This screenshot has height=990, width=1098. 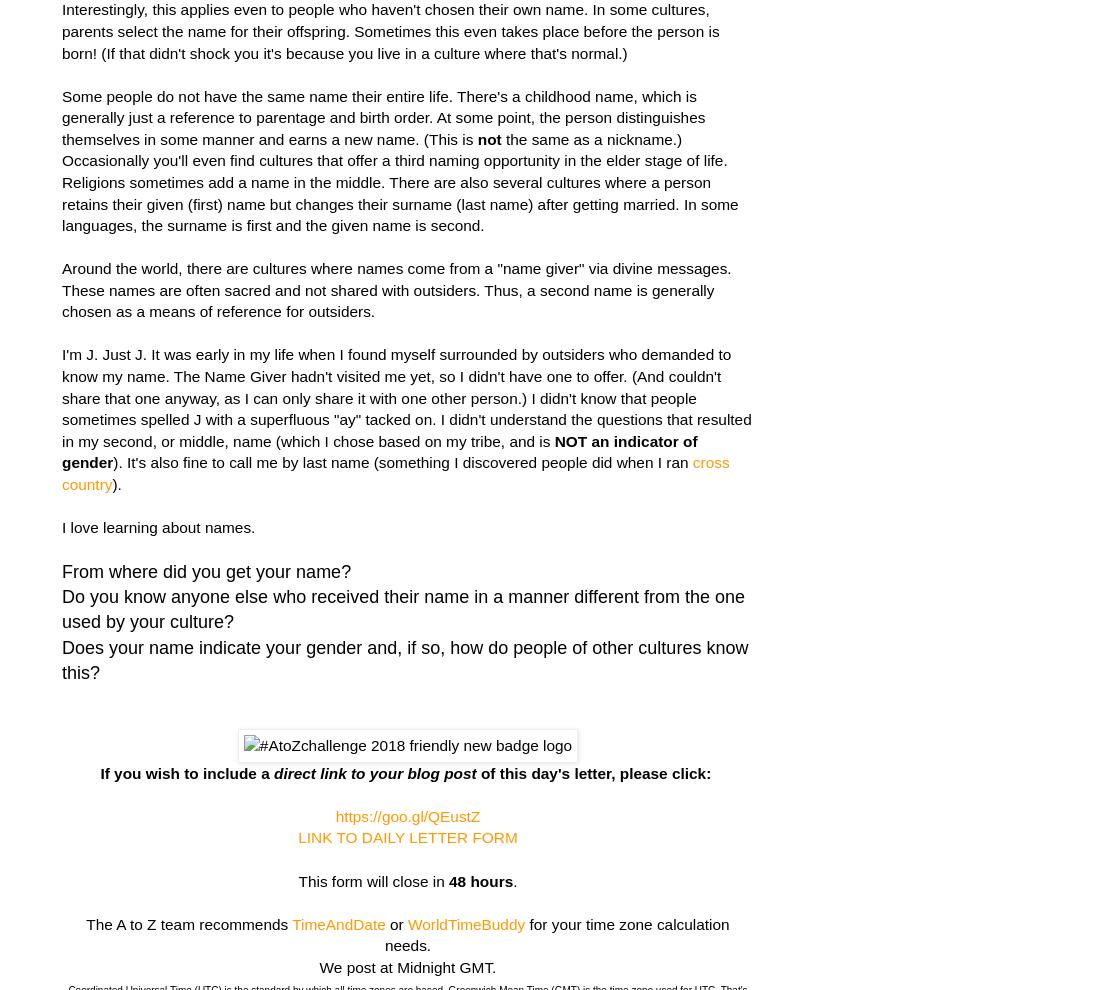 I want to click on 'I'm J. Just J. It was early in my life when I found myself surrounded by outsiders who demanded to know my name. The Name Giver hadn't visited me yet, so I didn't have one to offer. (And couldn't share that one anyway, as I can only share it with one other person.) I didn't know that people sometimes spelled J with a superfluous "ay" tacked on. I didn't understand the questions that resulted in my second, or middle, name (which I chose based on my tribe, and is', so click(x=61, y=396).